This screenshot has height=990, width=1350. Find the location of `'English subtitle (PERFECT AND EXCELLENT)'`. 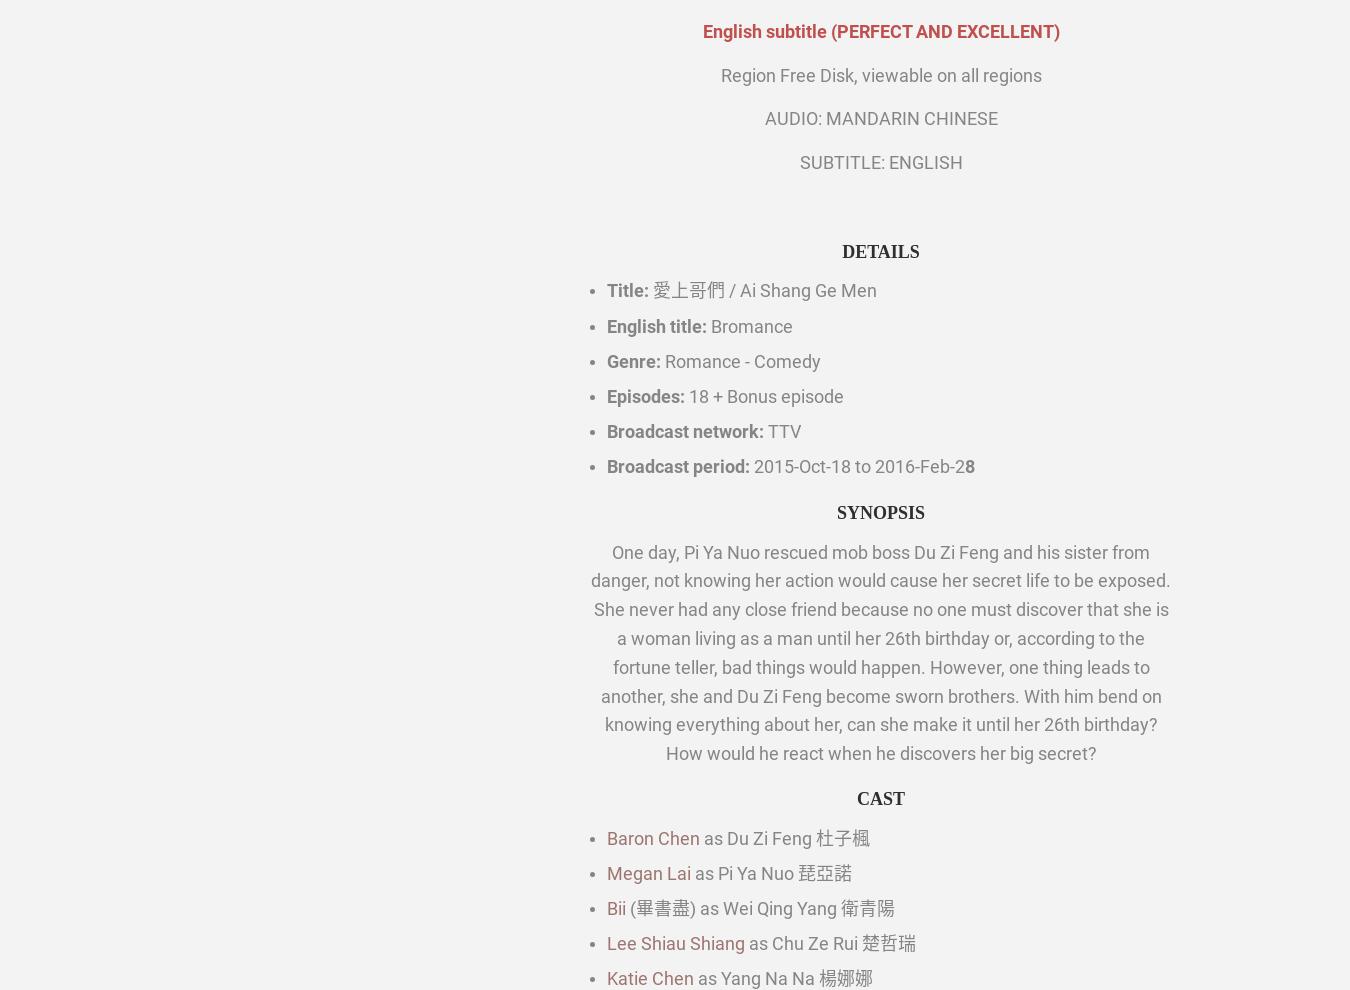

'English subtitle (PERFECT AND EXCELLENT)' is located at coordinates (880, 29).